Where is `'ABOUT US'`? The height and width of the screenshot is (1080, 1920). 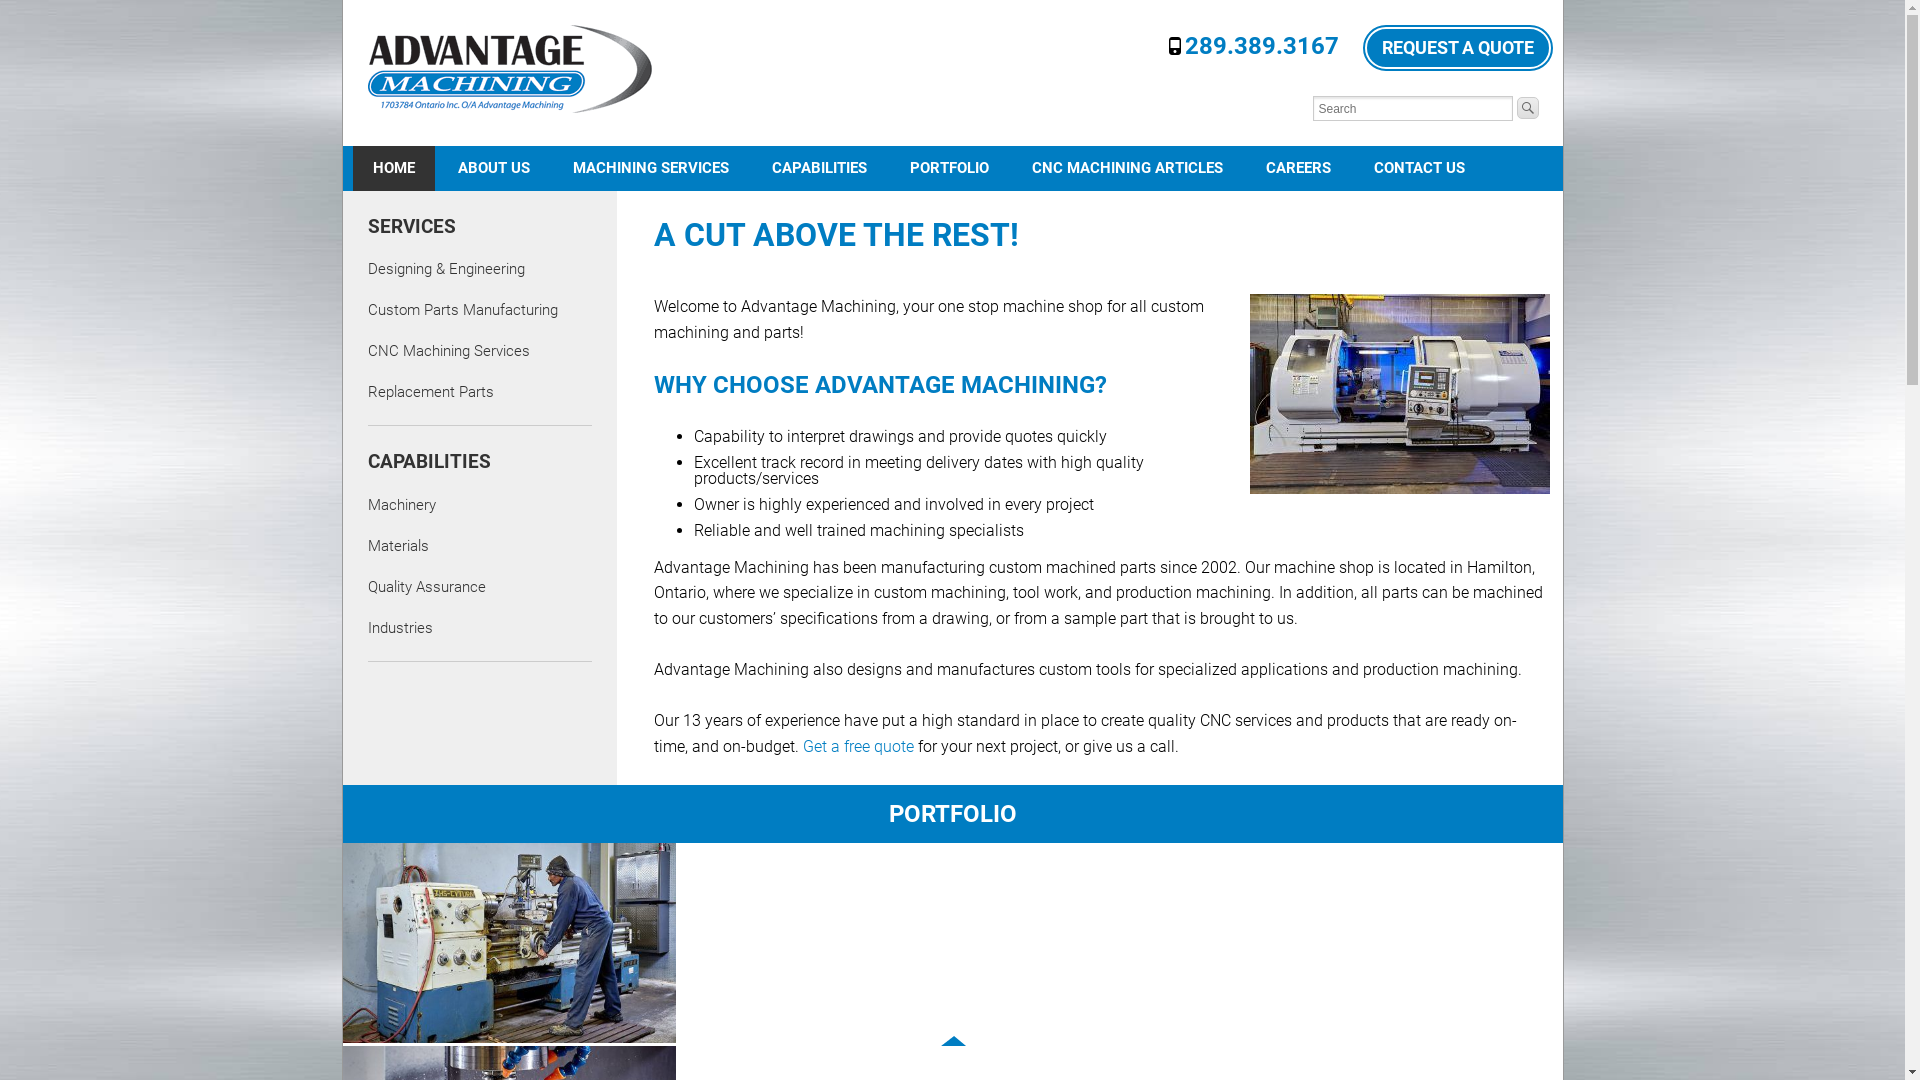 'ABOUT US' is located at coordinates (494, 167).